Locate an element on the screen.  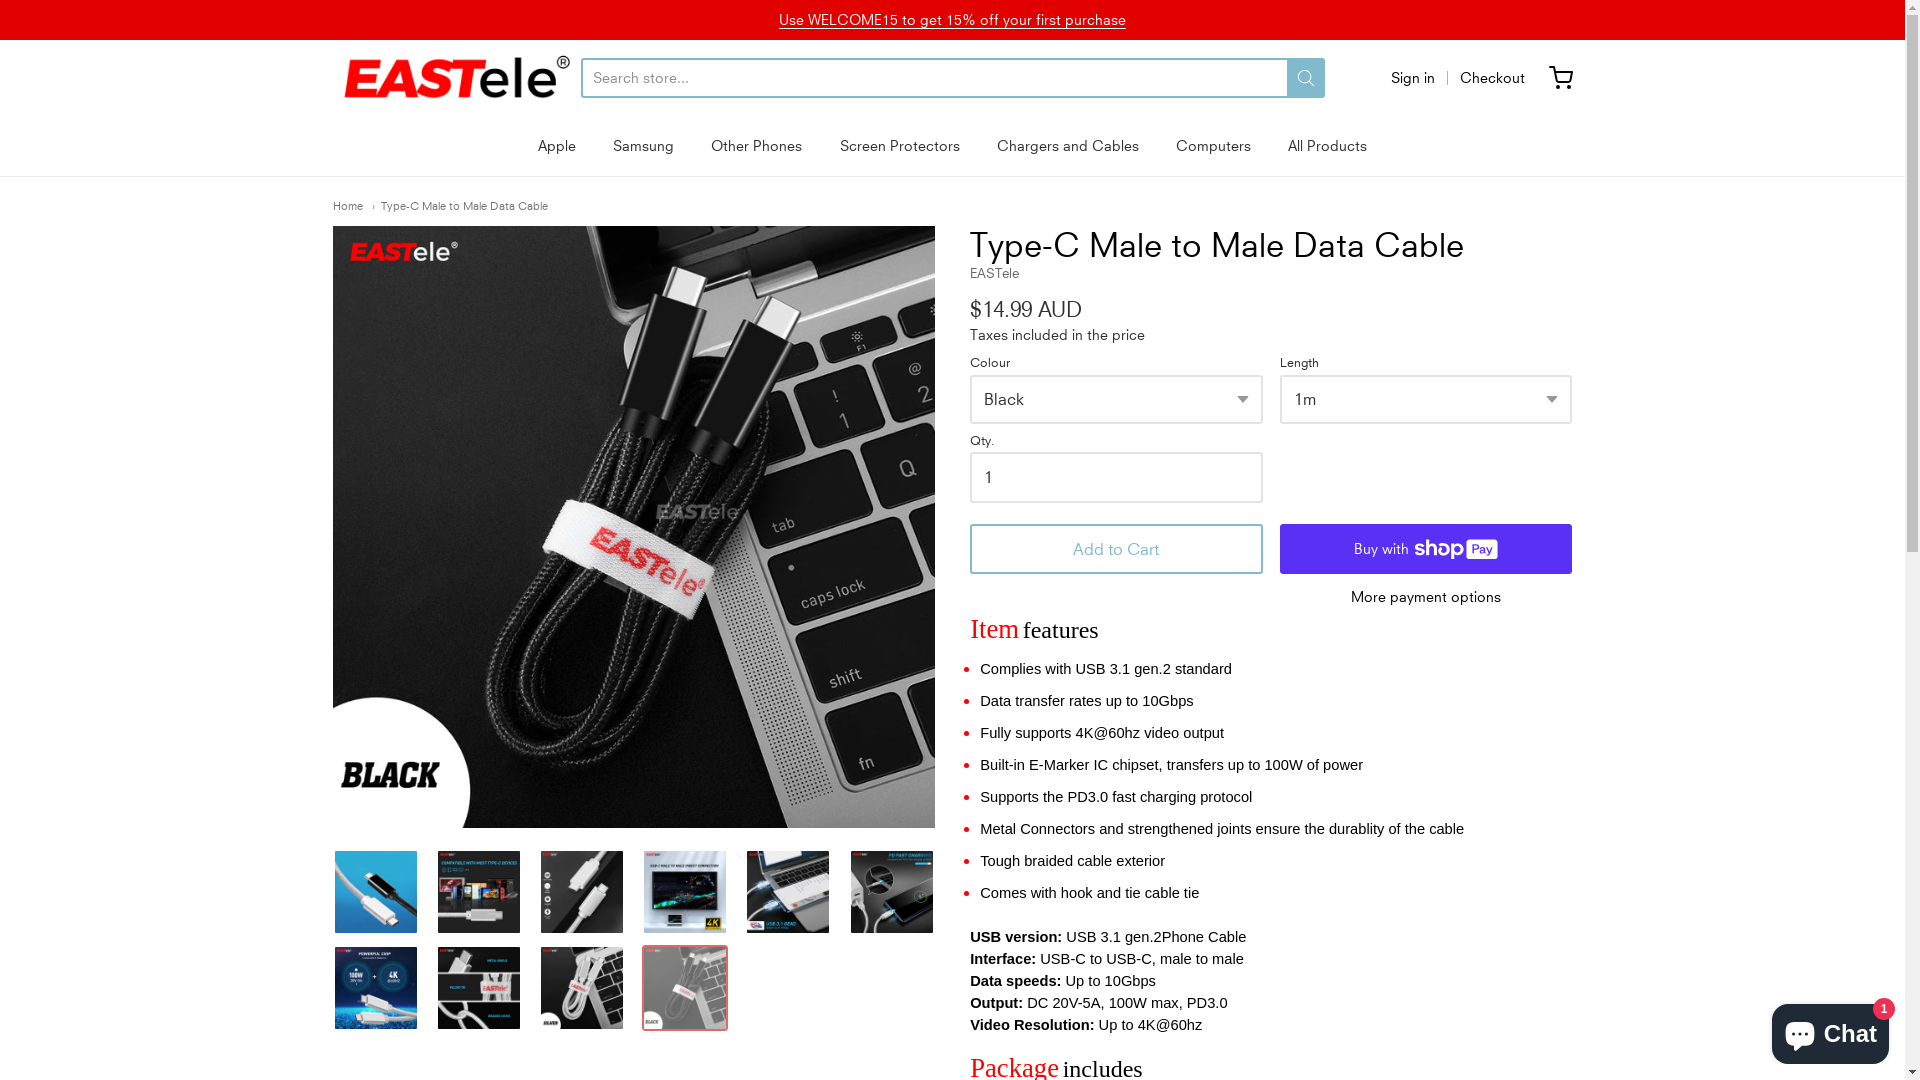
'Apple' is located at coordinates (556, 145).